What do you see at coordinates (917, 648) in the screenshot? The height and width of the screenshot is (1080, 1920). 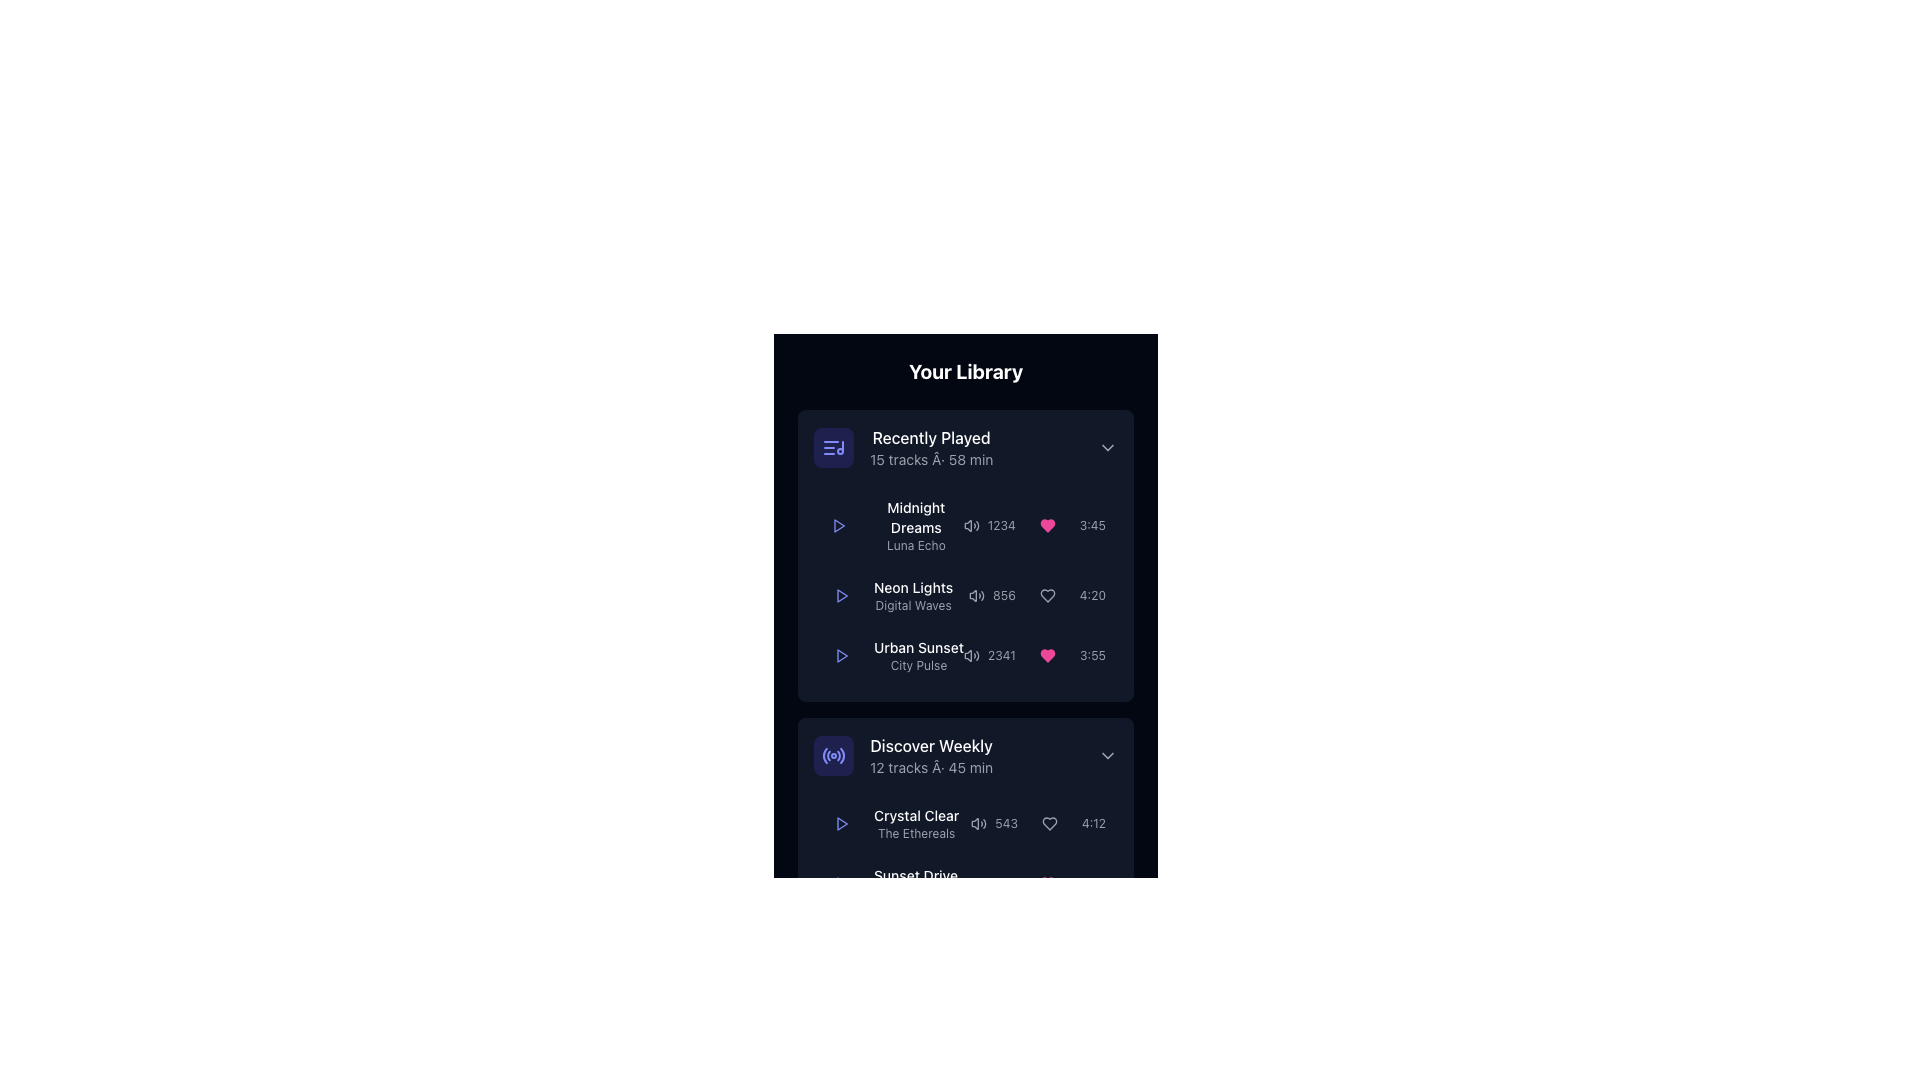 I see `the non-interactive text label for a media item located in the 'Recently Played' section, specifically the third item in the list, providing information relevant to the album or song` at bounding box center [917, 648].